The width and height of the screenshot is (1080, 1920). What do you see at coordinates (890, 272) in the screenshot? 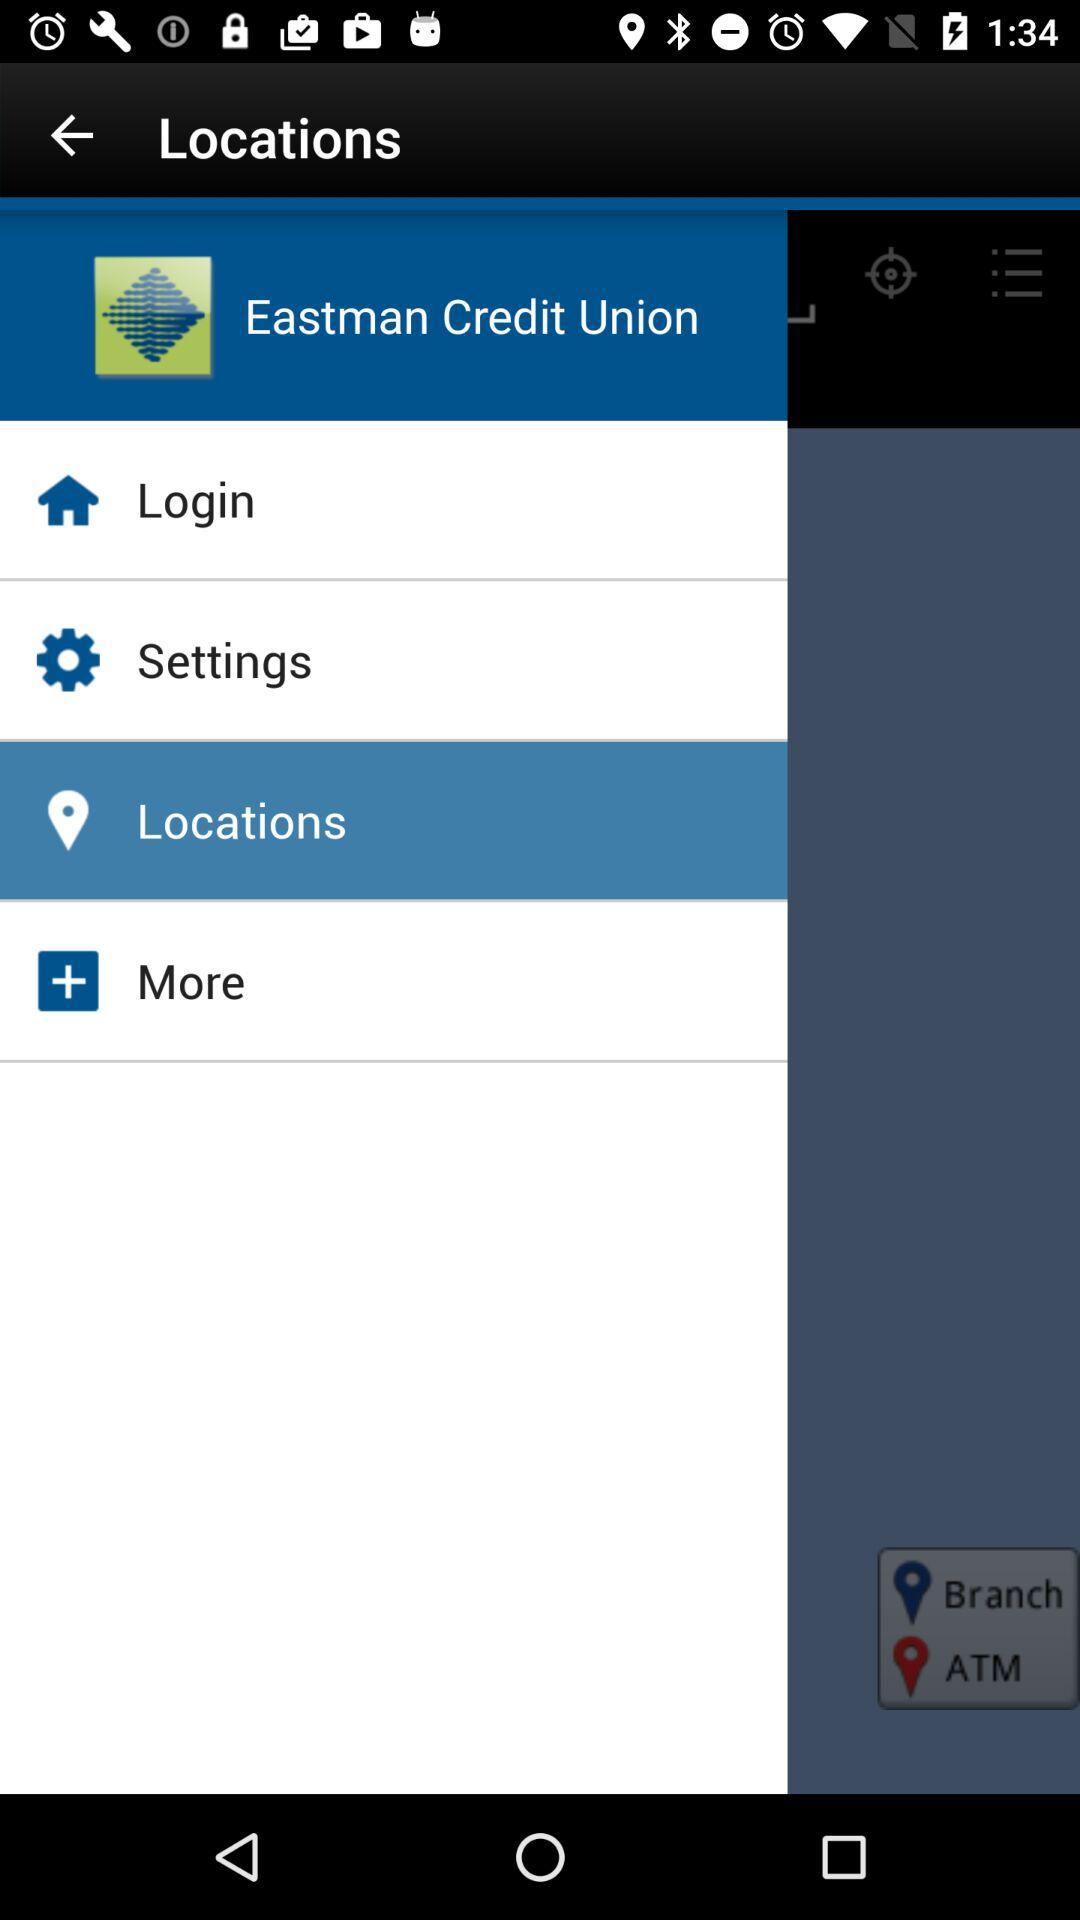
I see `the location_crosshair icon` at bounding box center [890, 272].